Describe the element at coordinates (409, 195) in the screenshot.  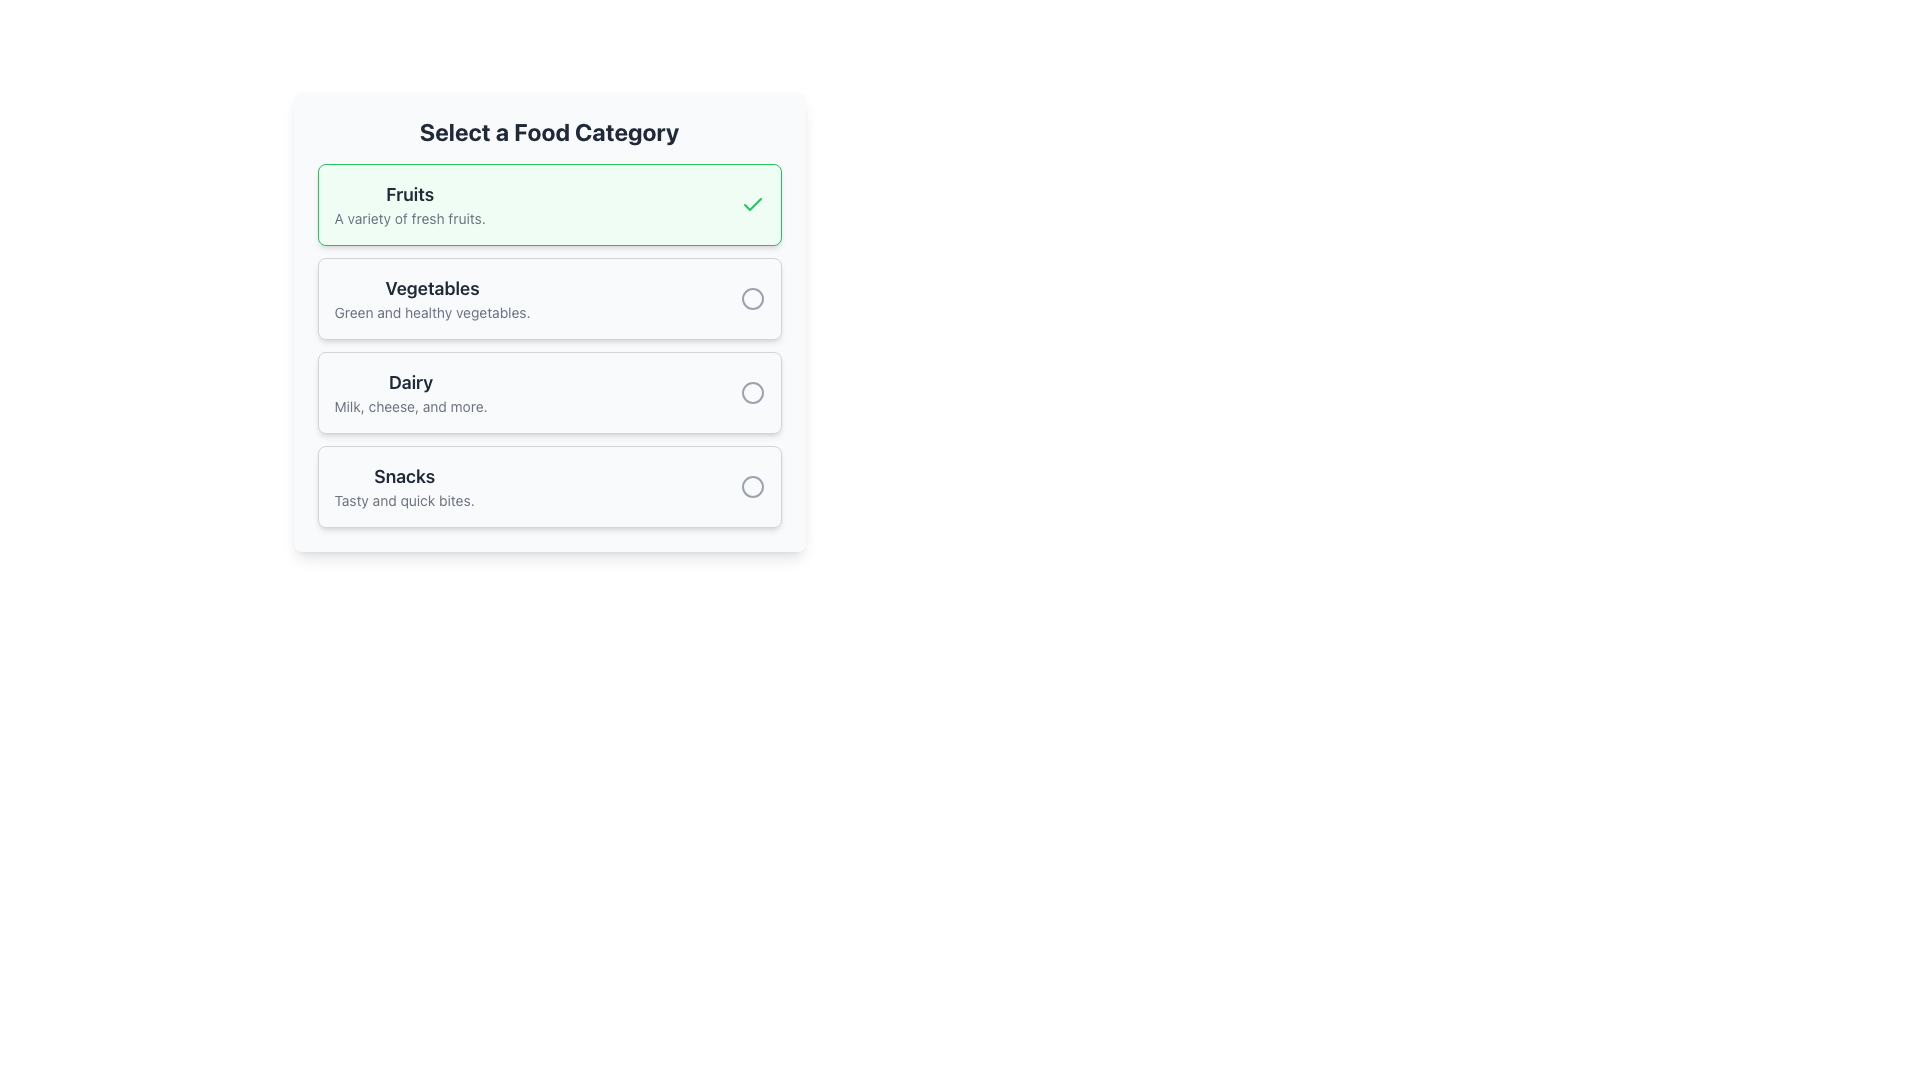
I see `text label 'Fruits' which serves as the title for the fruits category in the food selection interface` at that location.